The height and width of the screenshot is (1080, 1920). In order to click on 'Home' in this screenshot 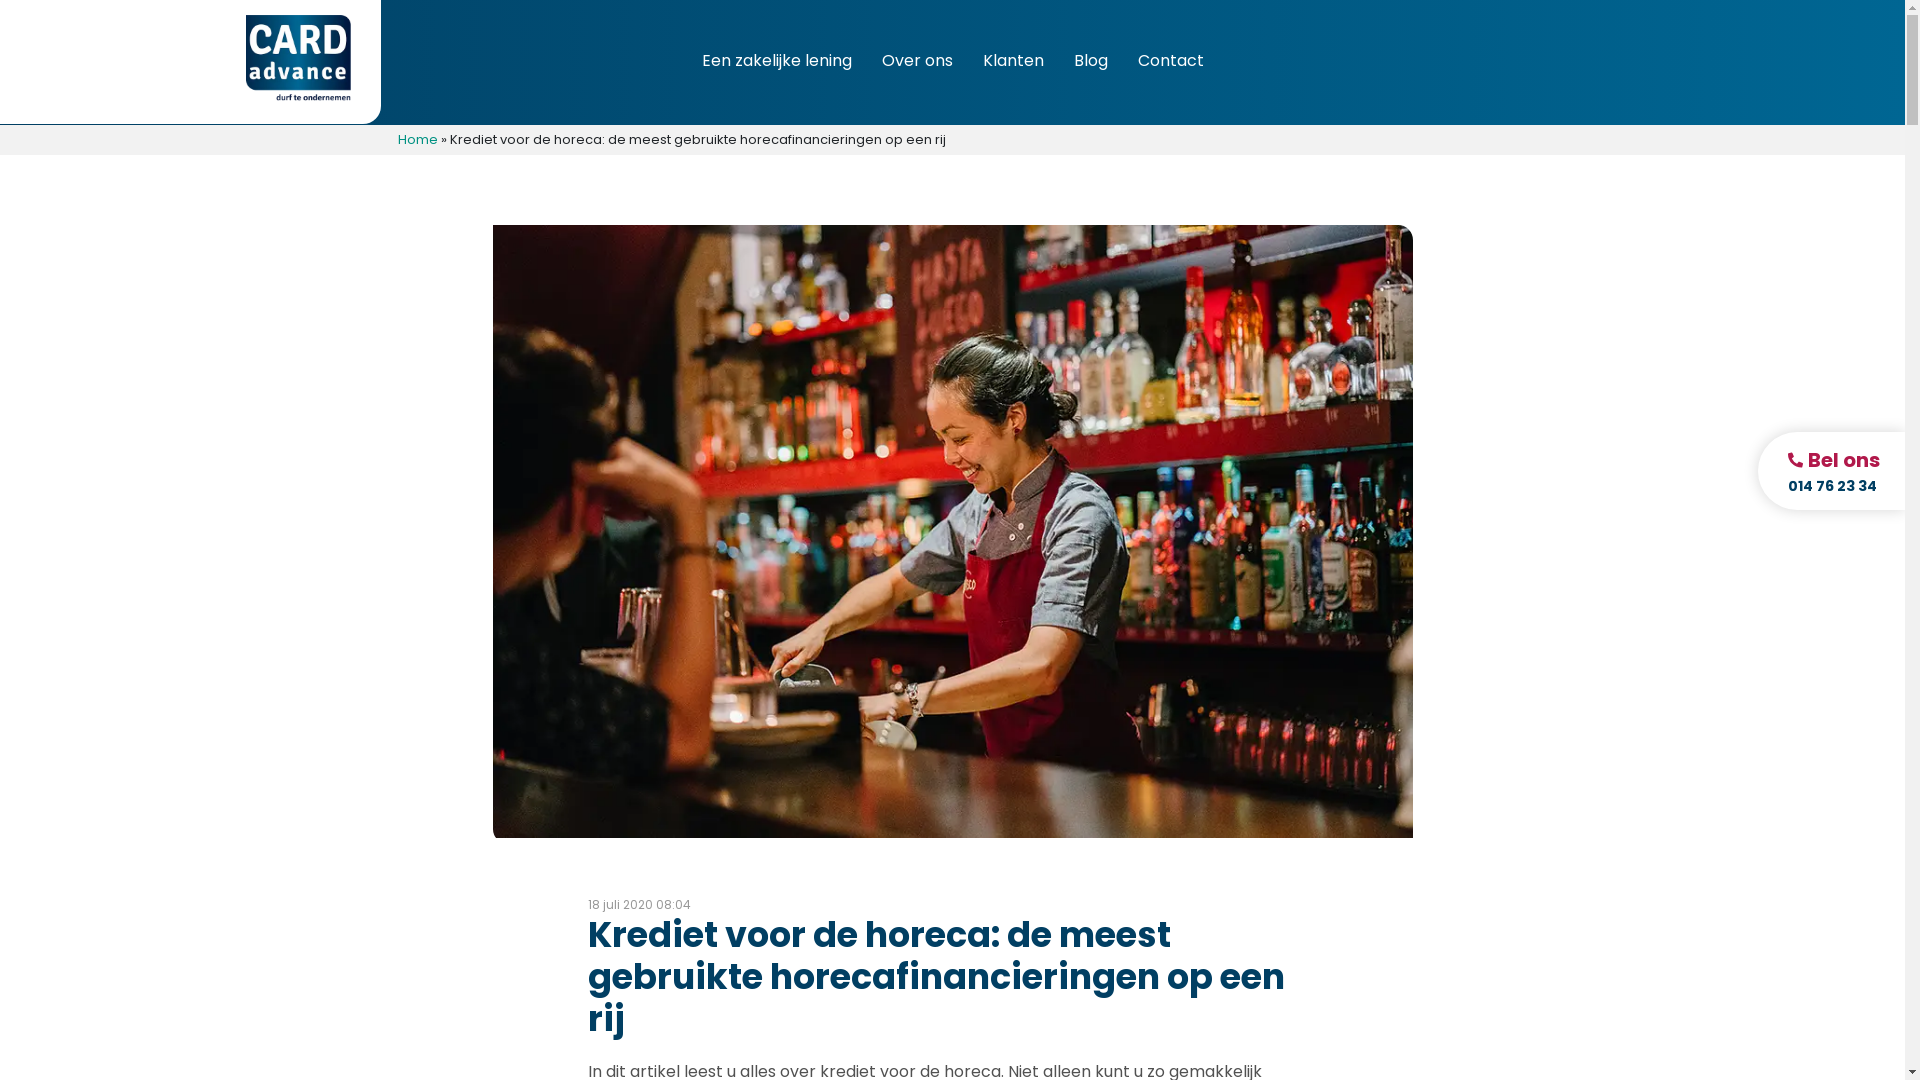, I will do `click(398, 138)`.